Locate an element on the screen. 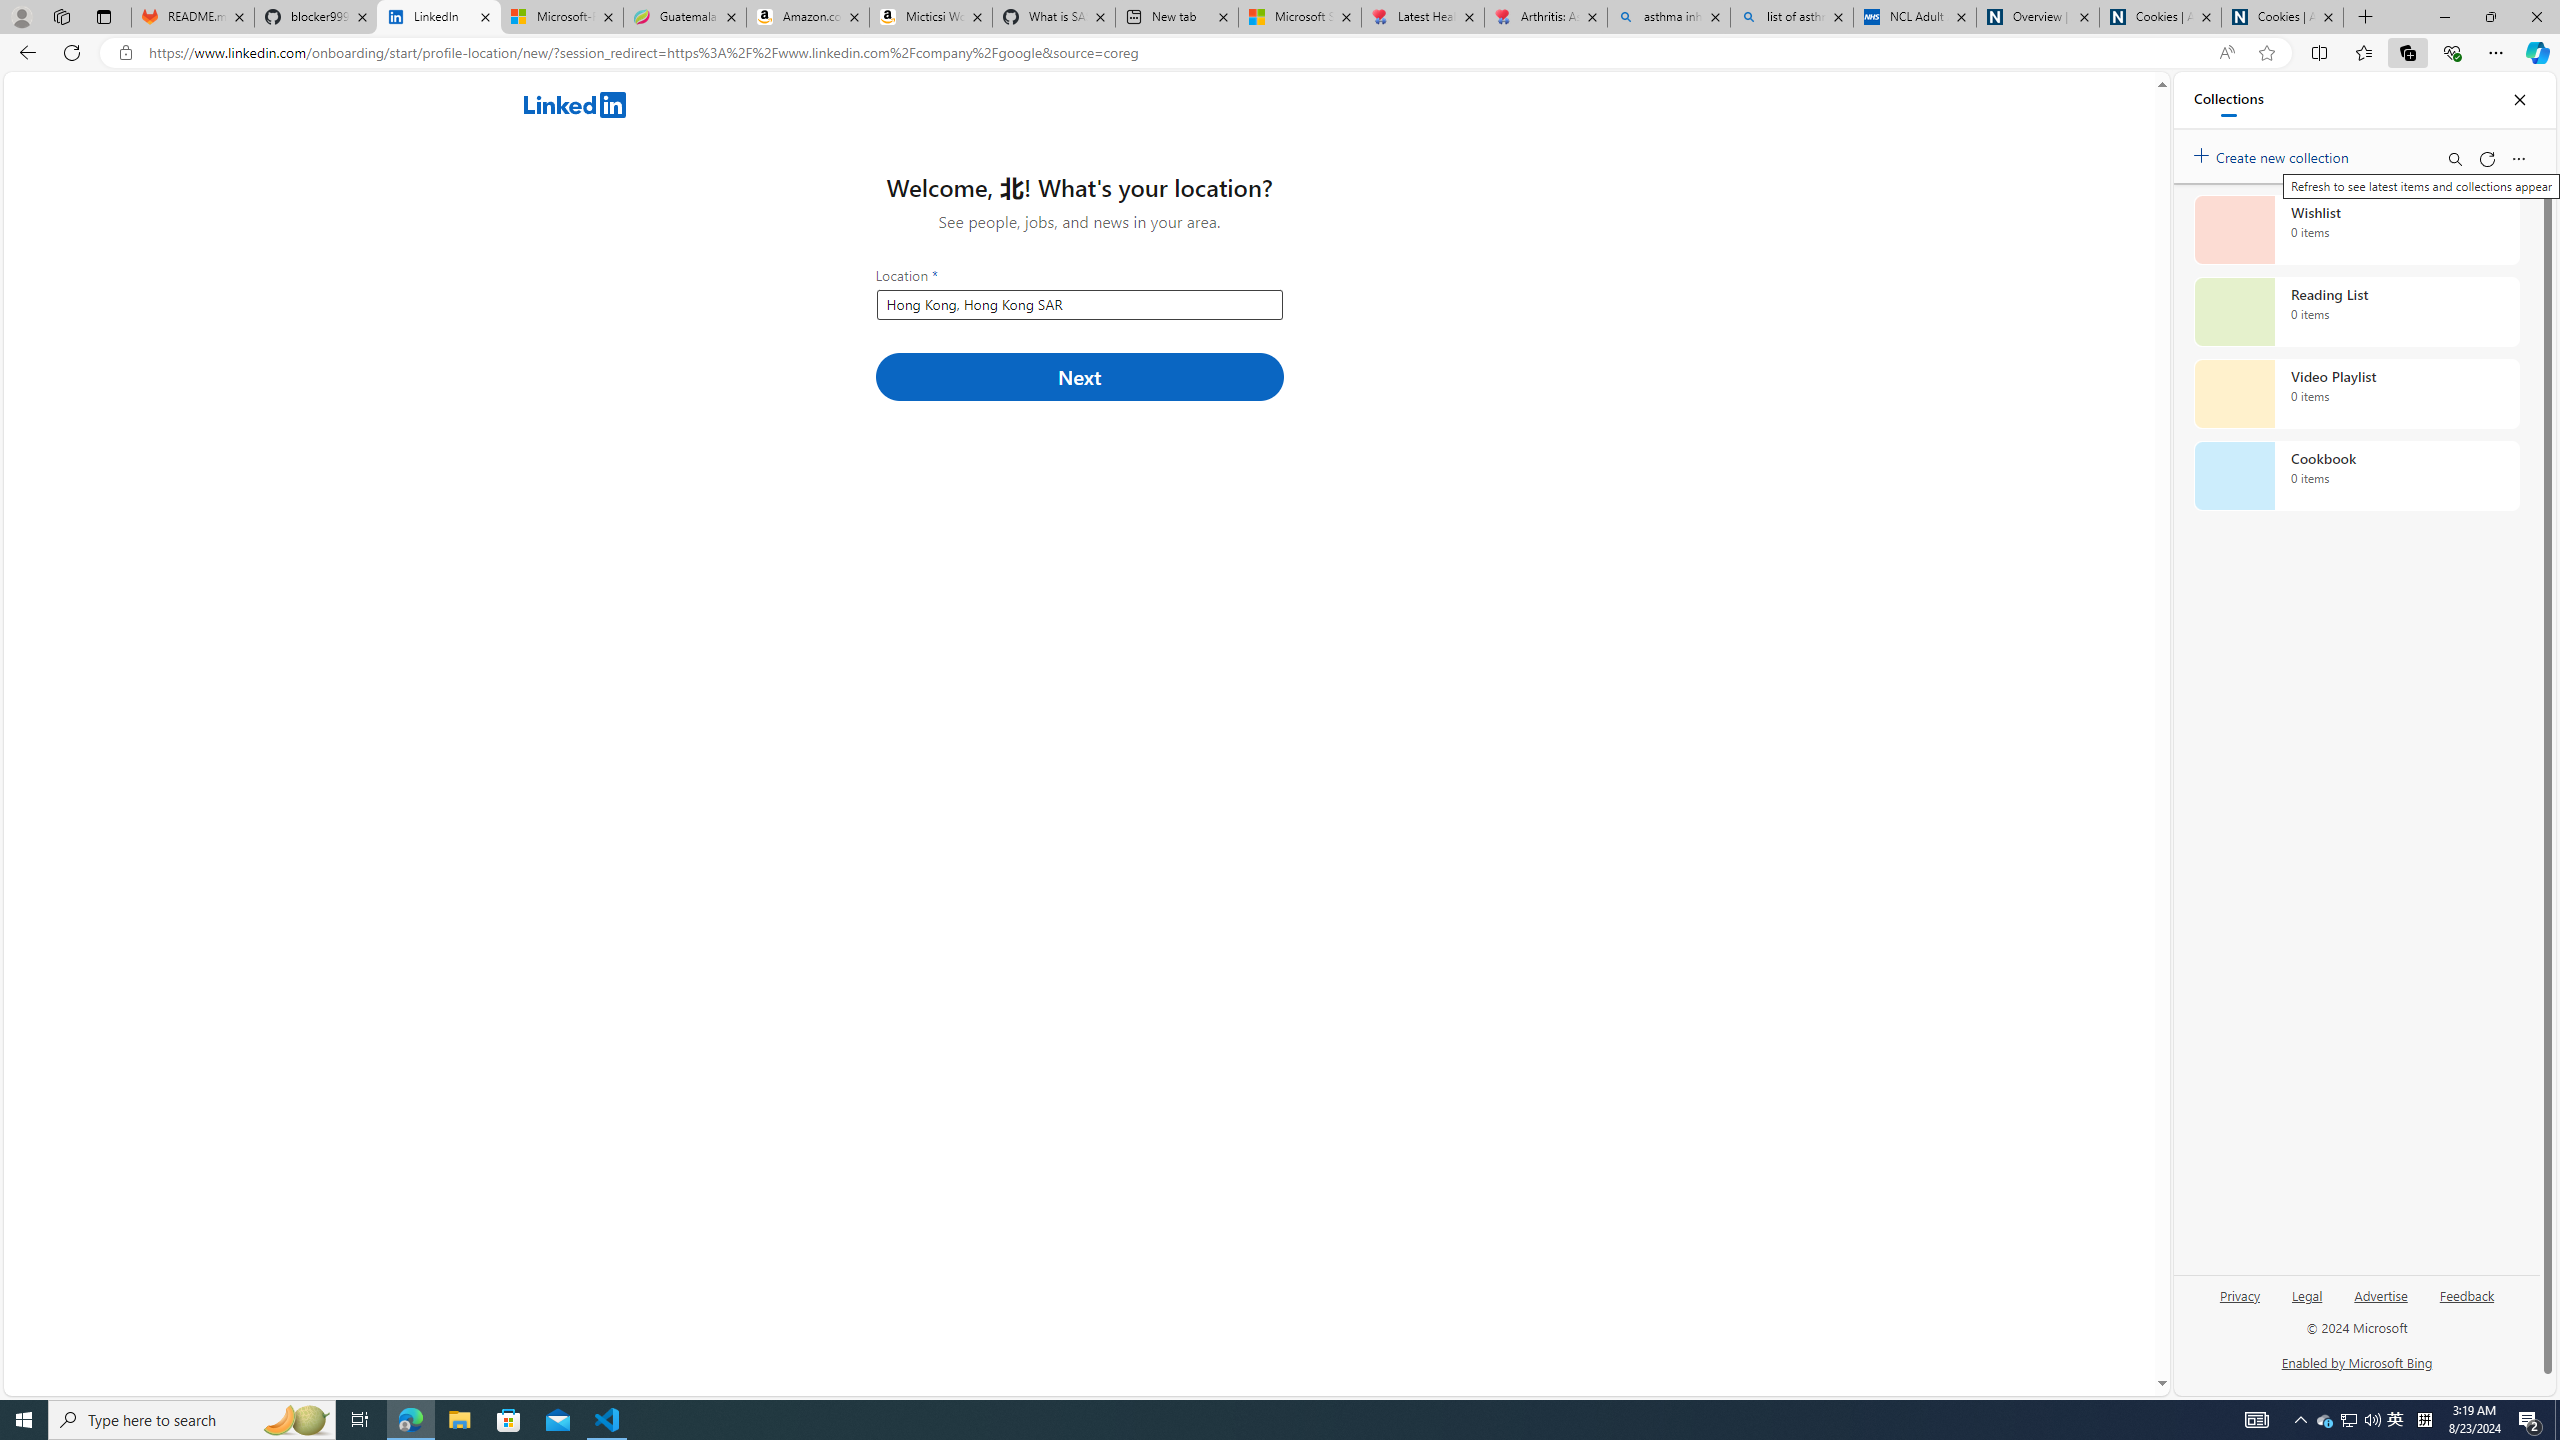  'Video Playlist collection, 0 items' is located at coordinates (2356, 392).